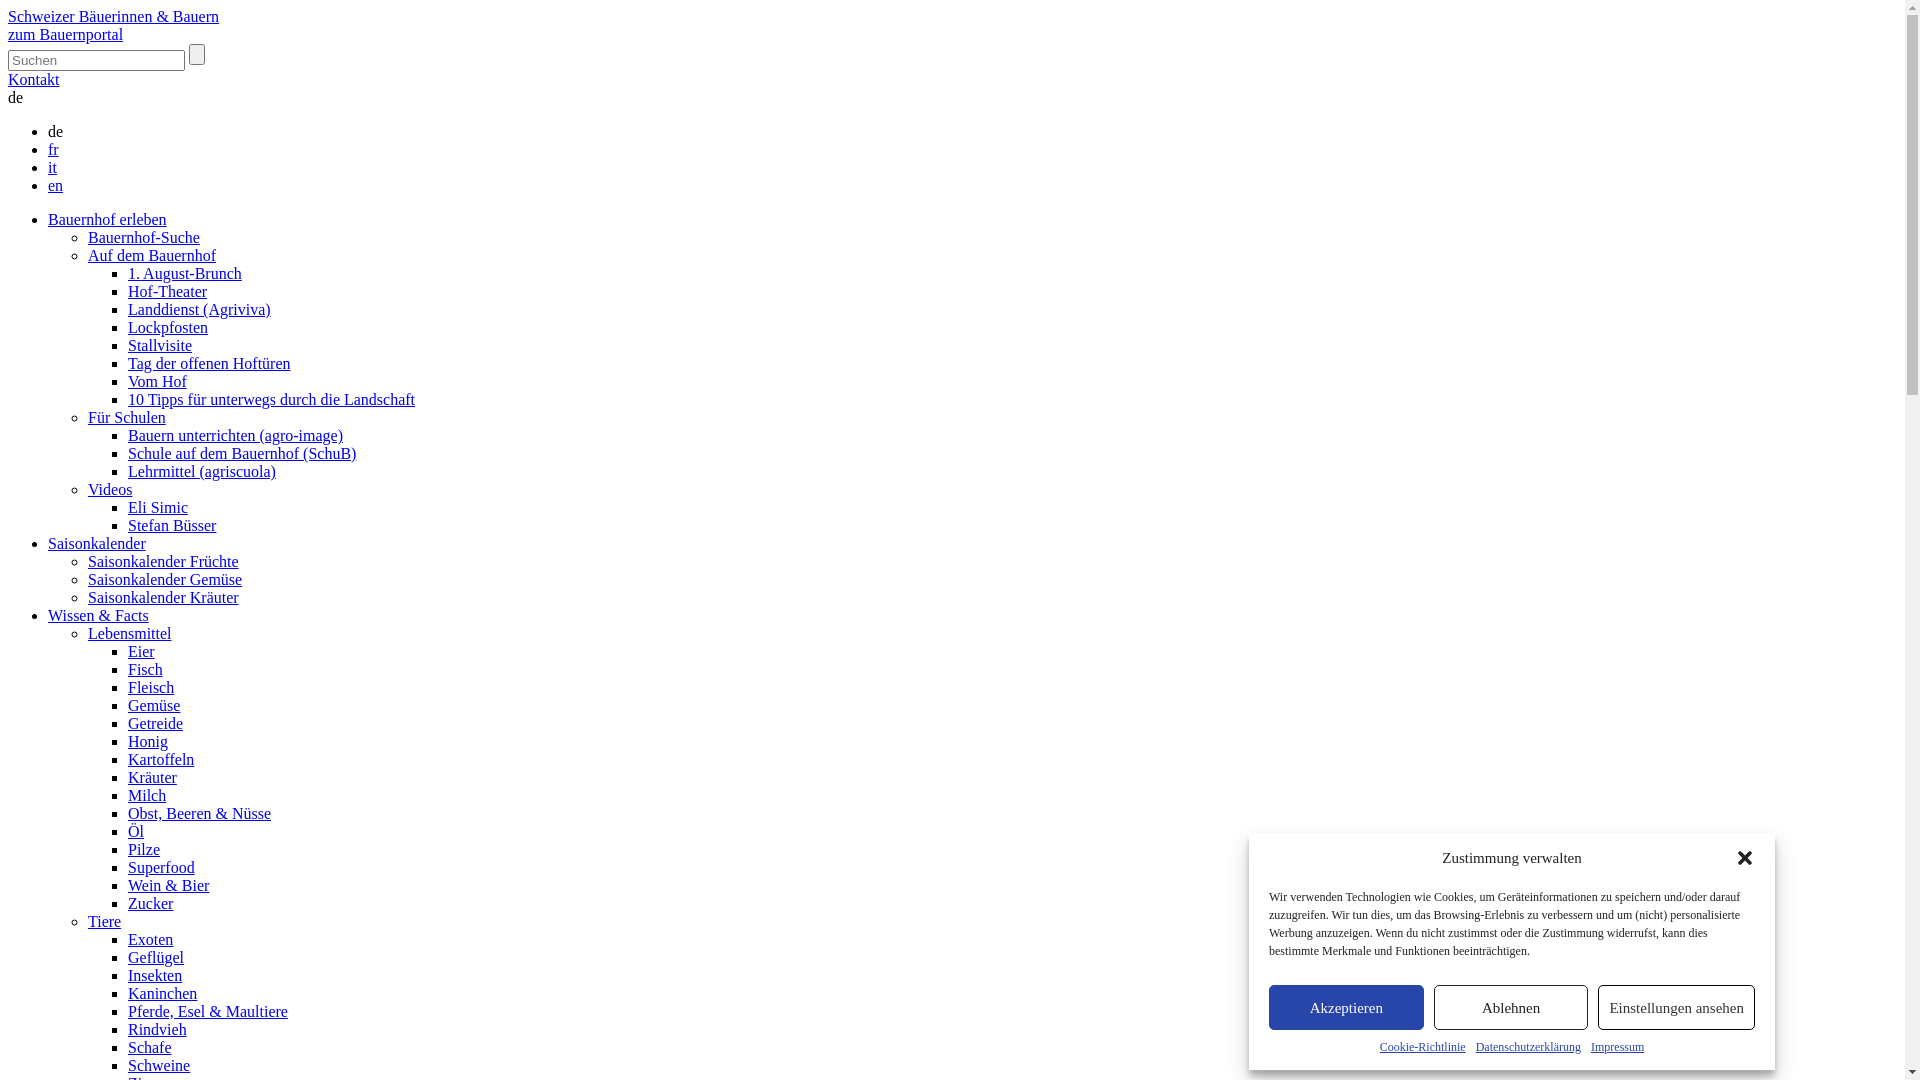 This screenshot has height=1080, width=1920. Describe the element at coordinates (55, 185) in the screenshot. I see `'en'` at that location.